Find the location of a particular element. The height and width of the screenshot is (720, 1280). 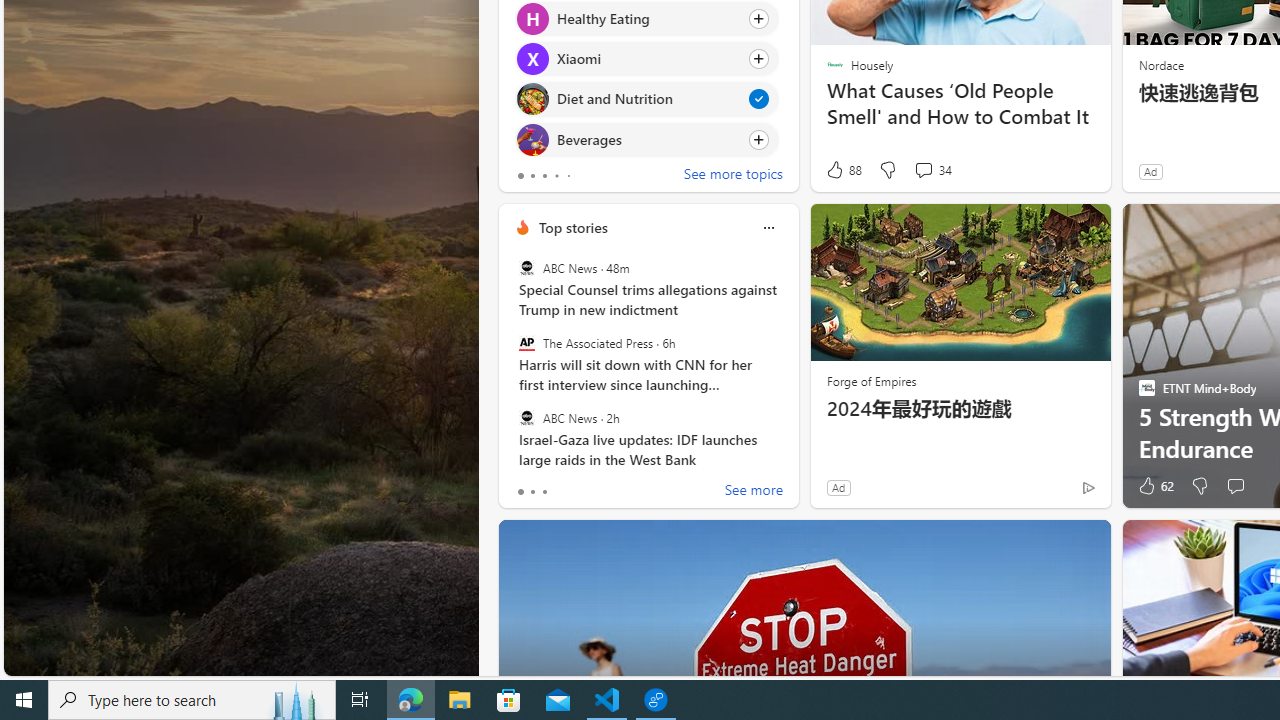

'tab-4' is located at coordinates (567, 175).